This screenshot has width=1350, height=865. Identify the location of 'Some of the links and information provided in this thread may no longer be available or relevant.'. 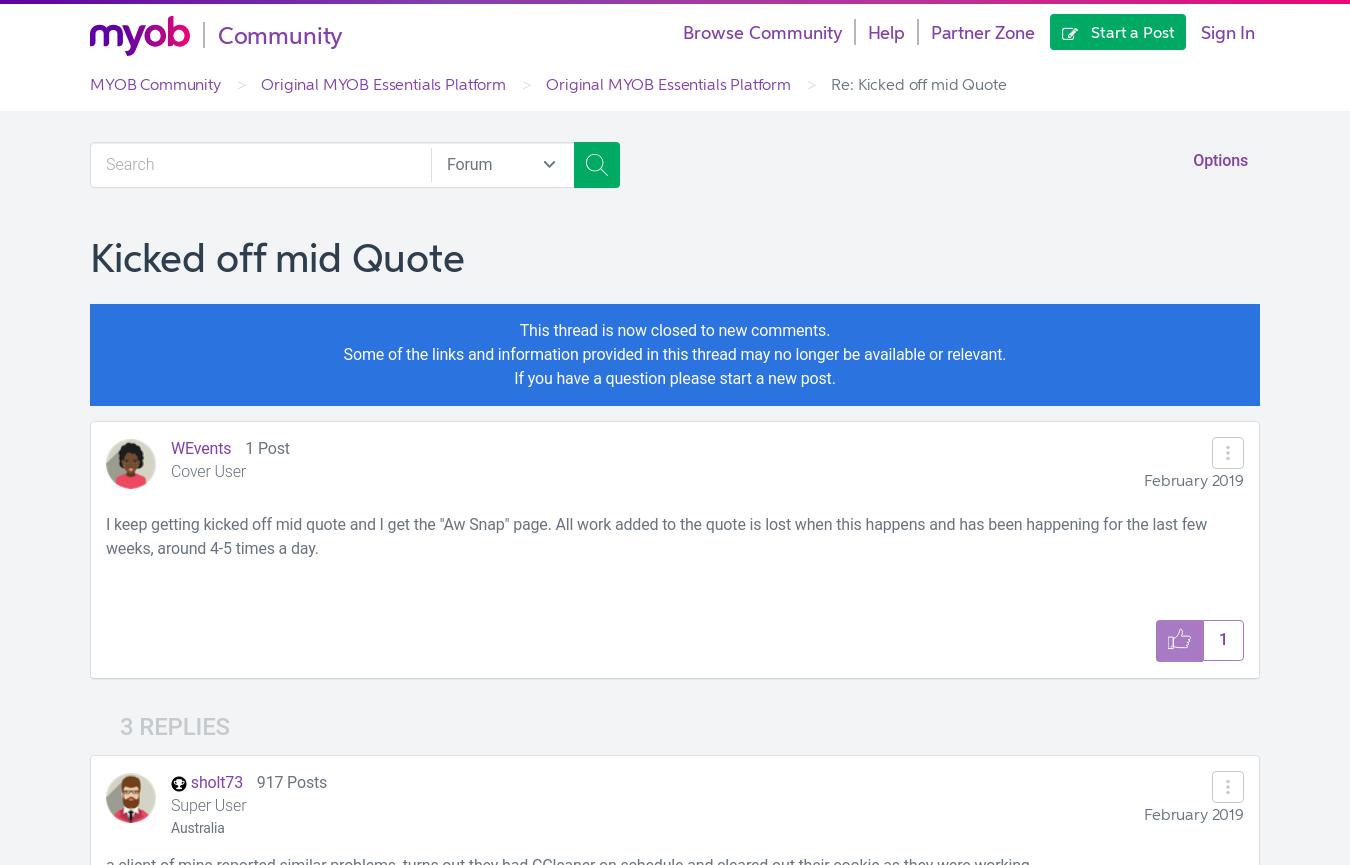
(674, 354).